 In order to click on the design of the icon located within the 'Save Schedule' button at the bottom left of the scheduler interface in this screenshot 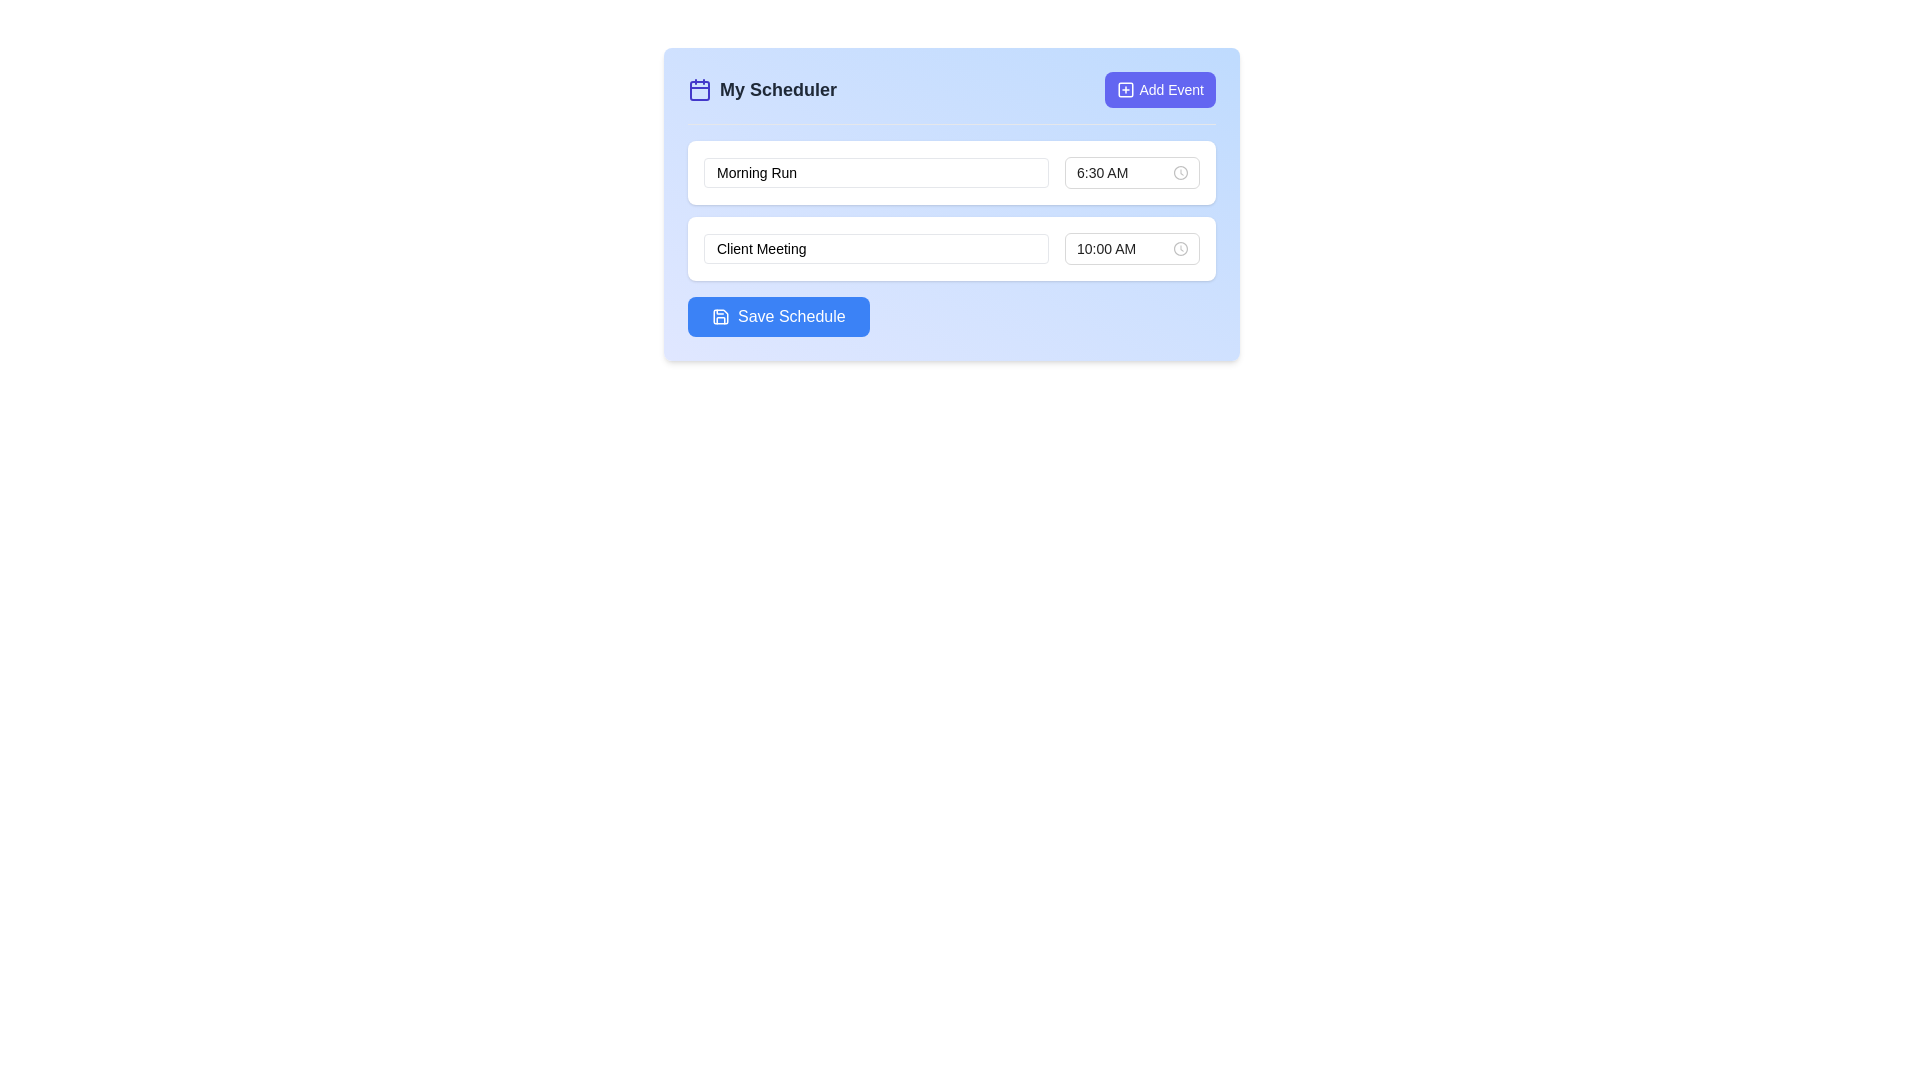, I will do `click(720, 315)`.